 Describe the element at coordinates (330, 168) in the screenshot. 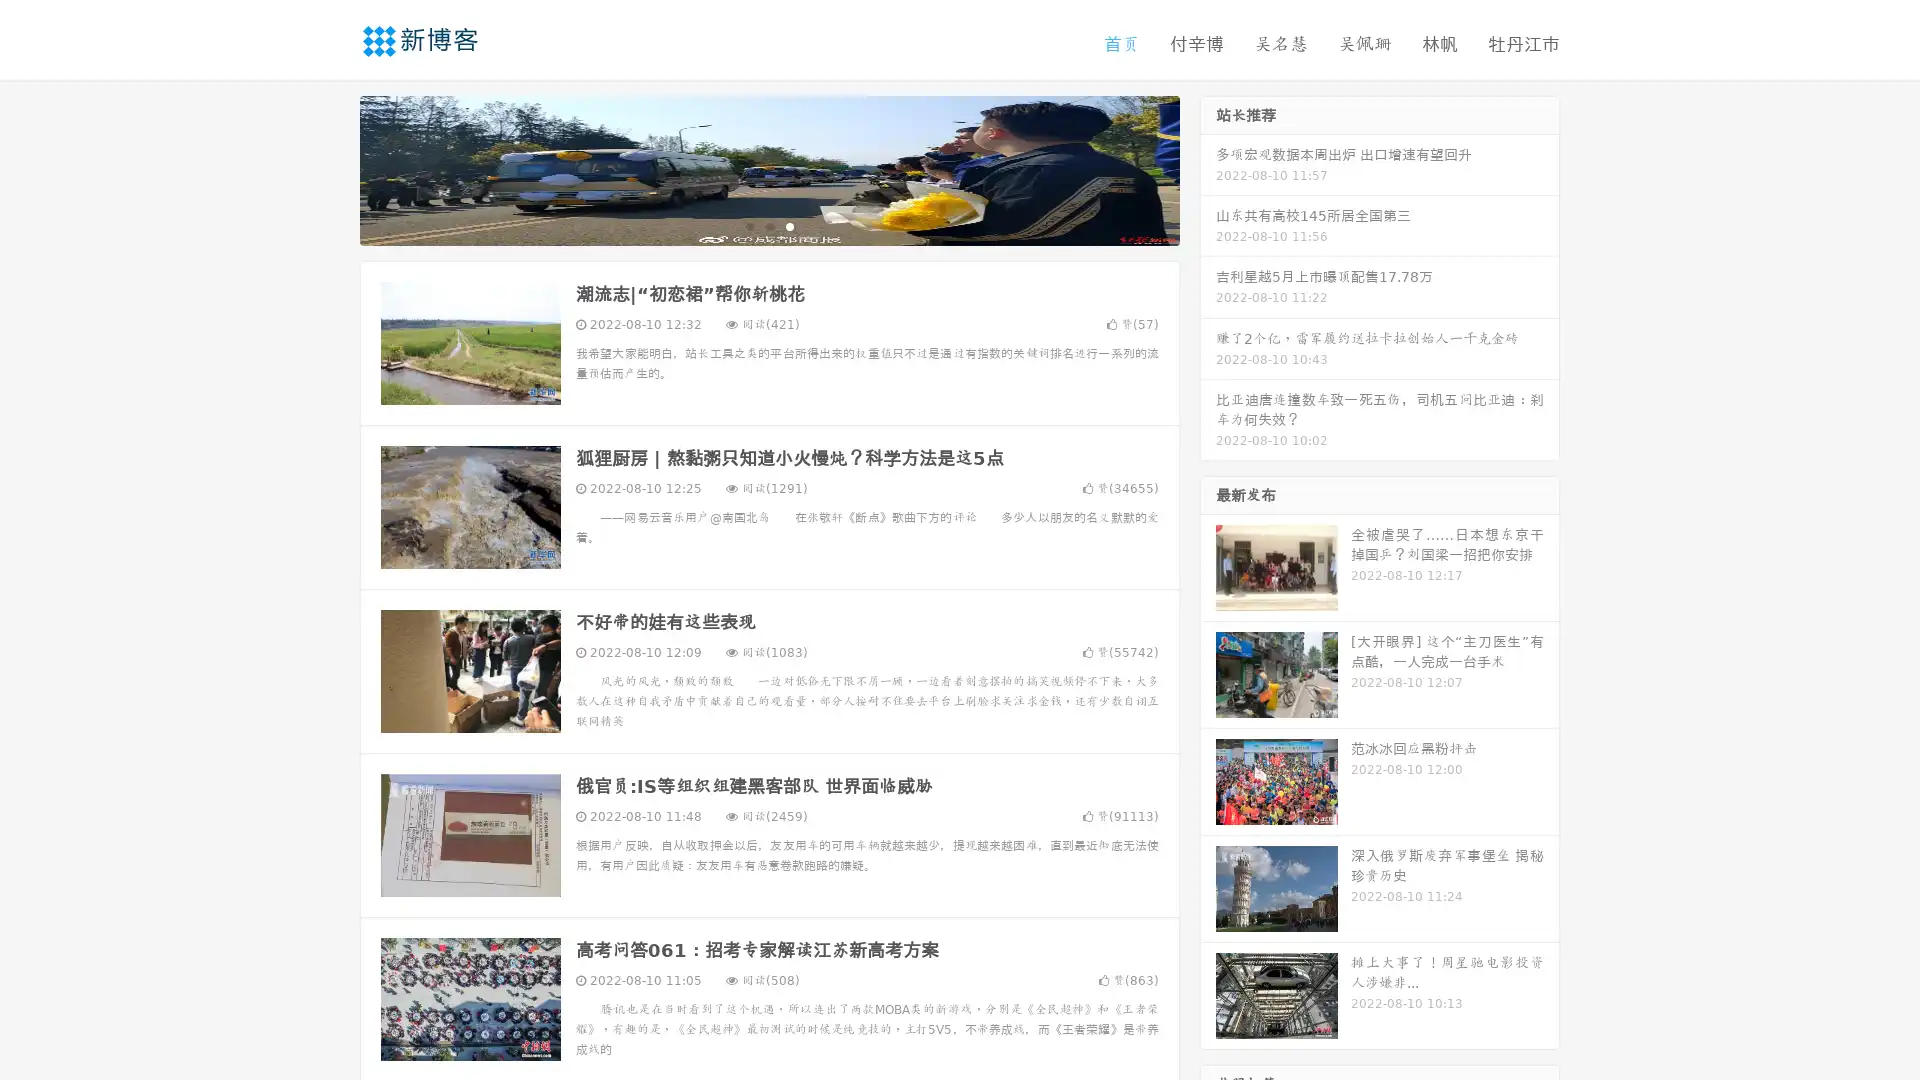

I see `Previous slide` at that location.